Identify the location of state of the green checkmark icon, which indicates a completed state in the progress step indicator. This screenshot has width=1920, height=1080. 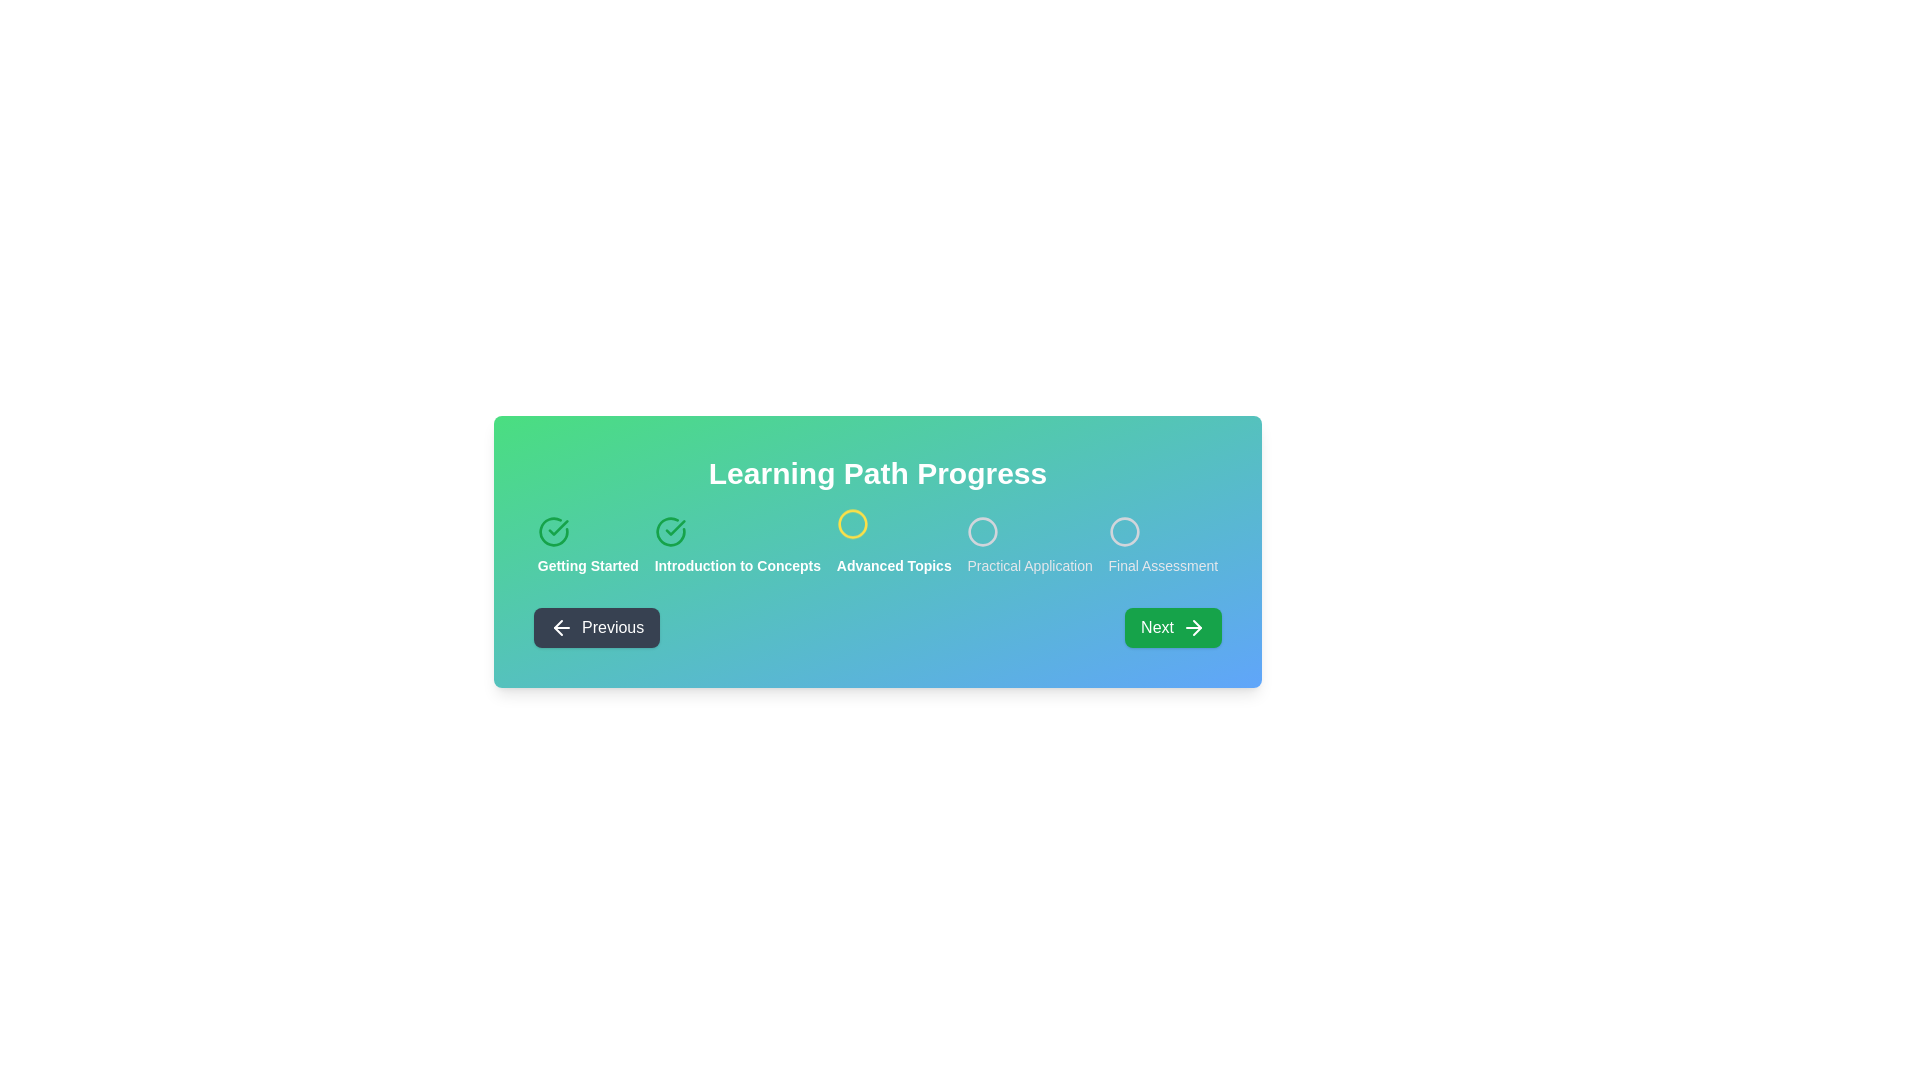
(558, 527).